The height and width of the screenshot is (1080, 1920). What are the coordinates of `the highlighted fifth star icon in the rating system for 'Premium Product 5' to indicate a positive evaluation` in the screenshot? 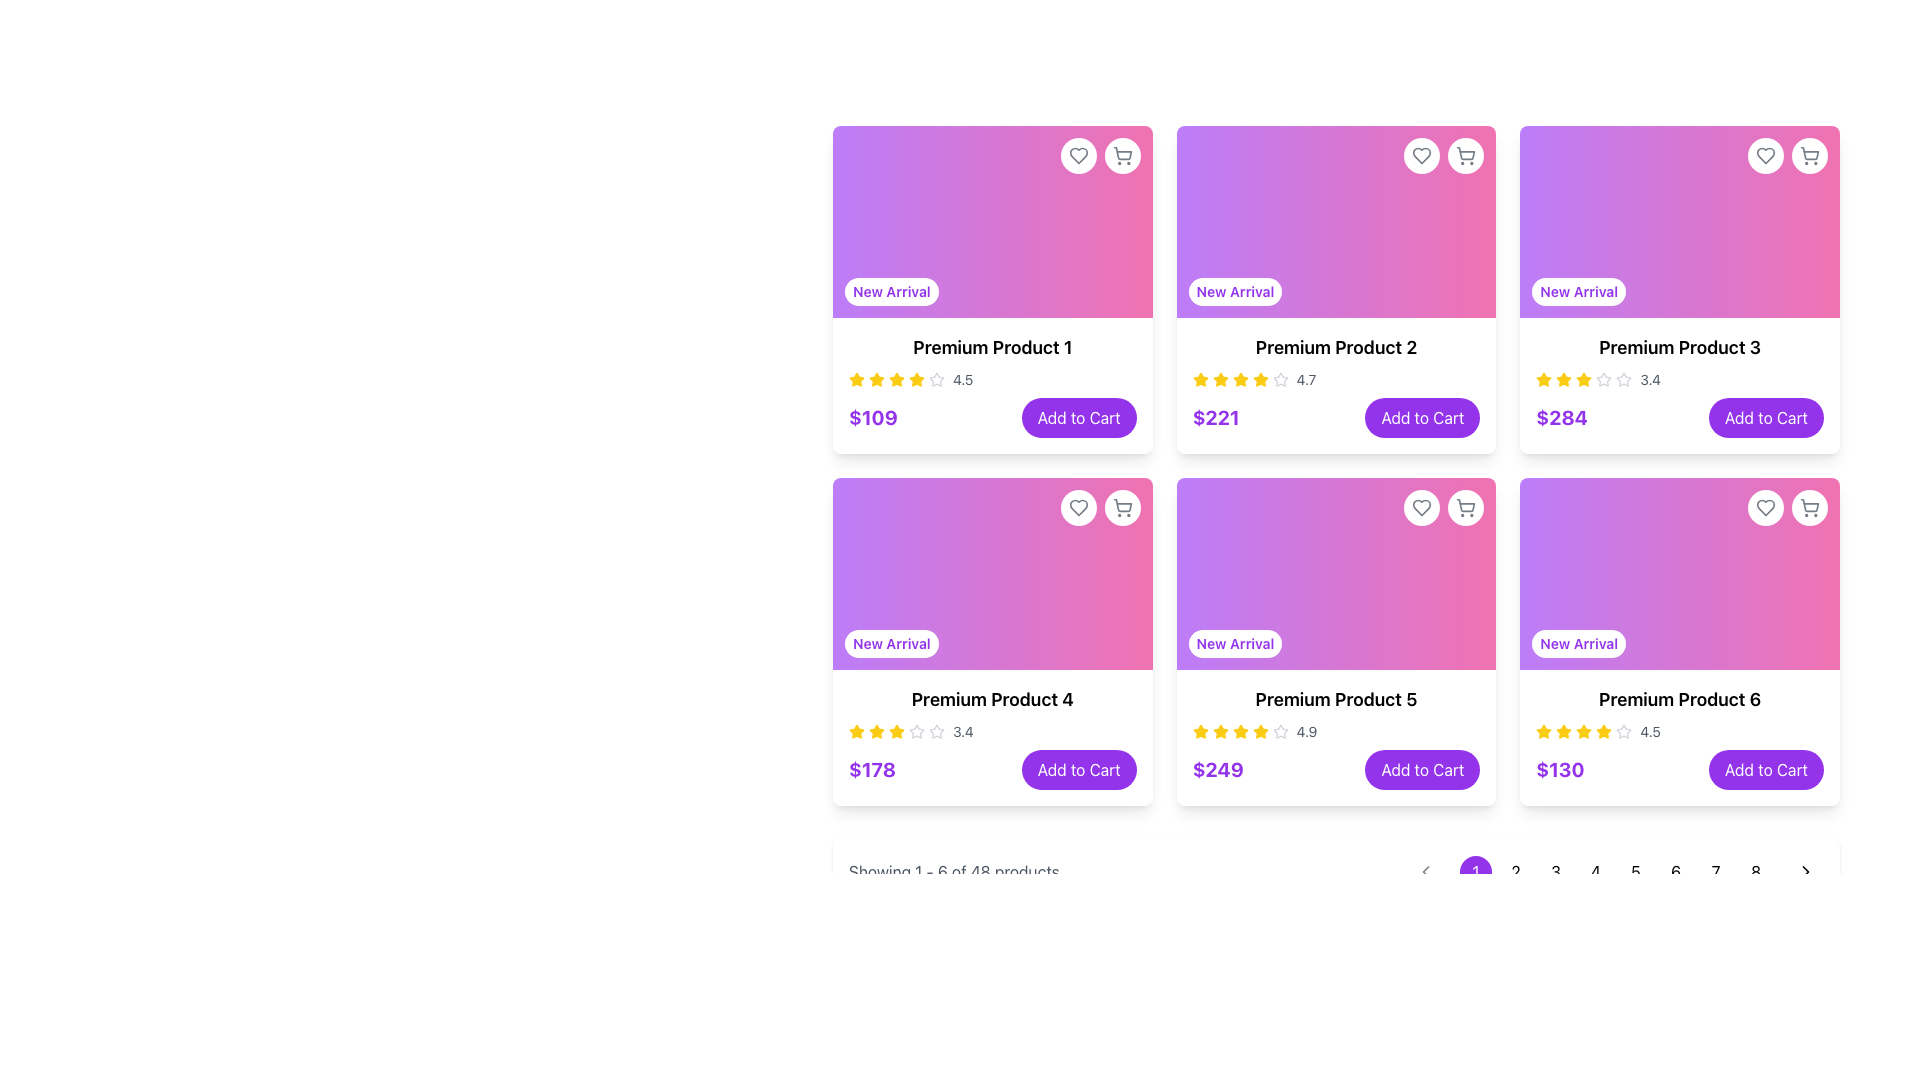 It's located at (1239, 732).